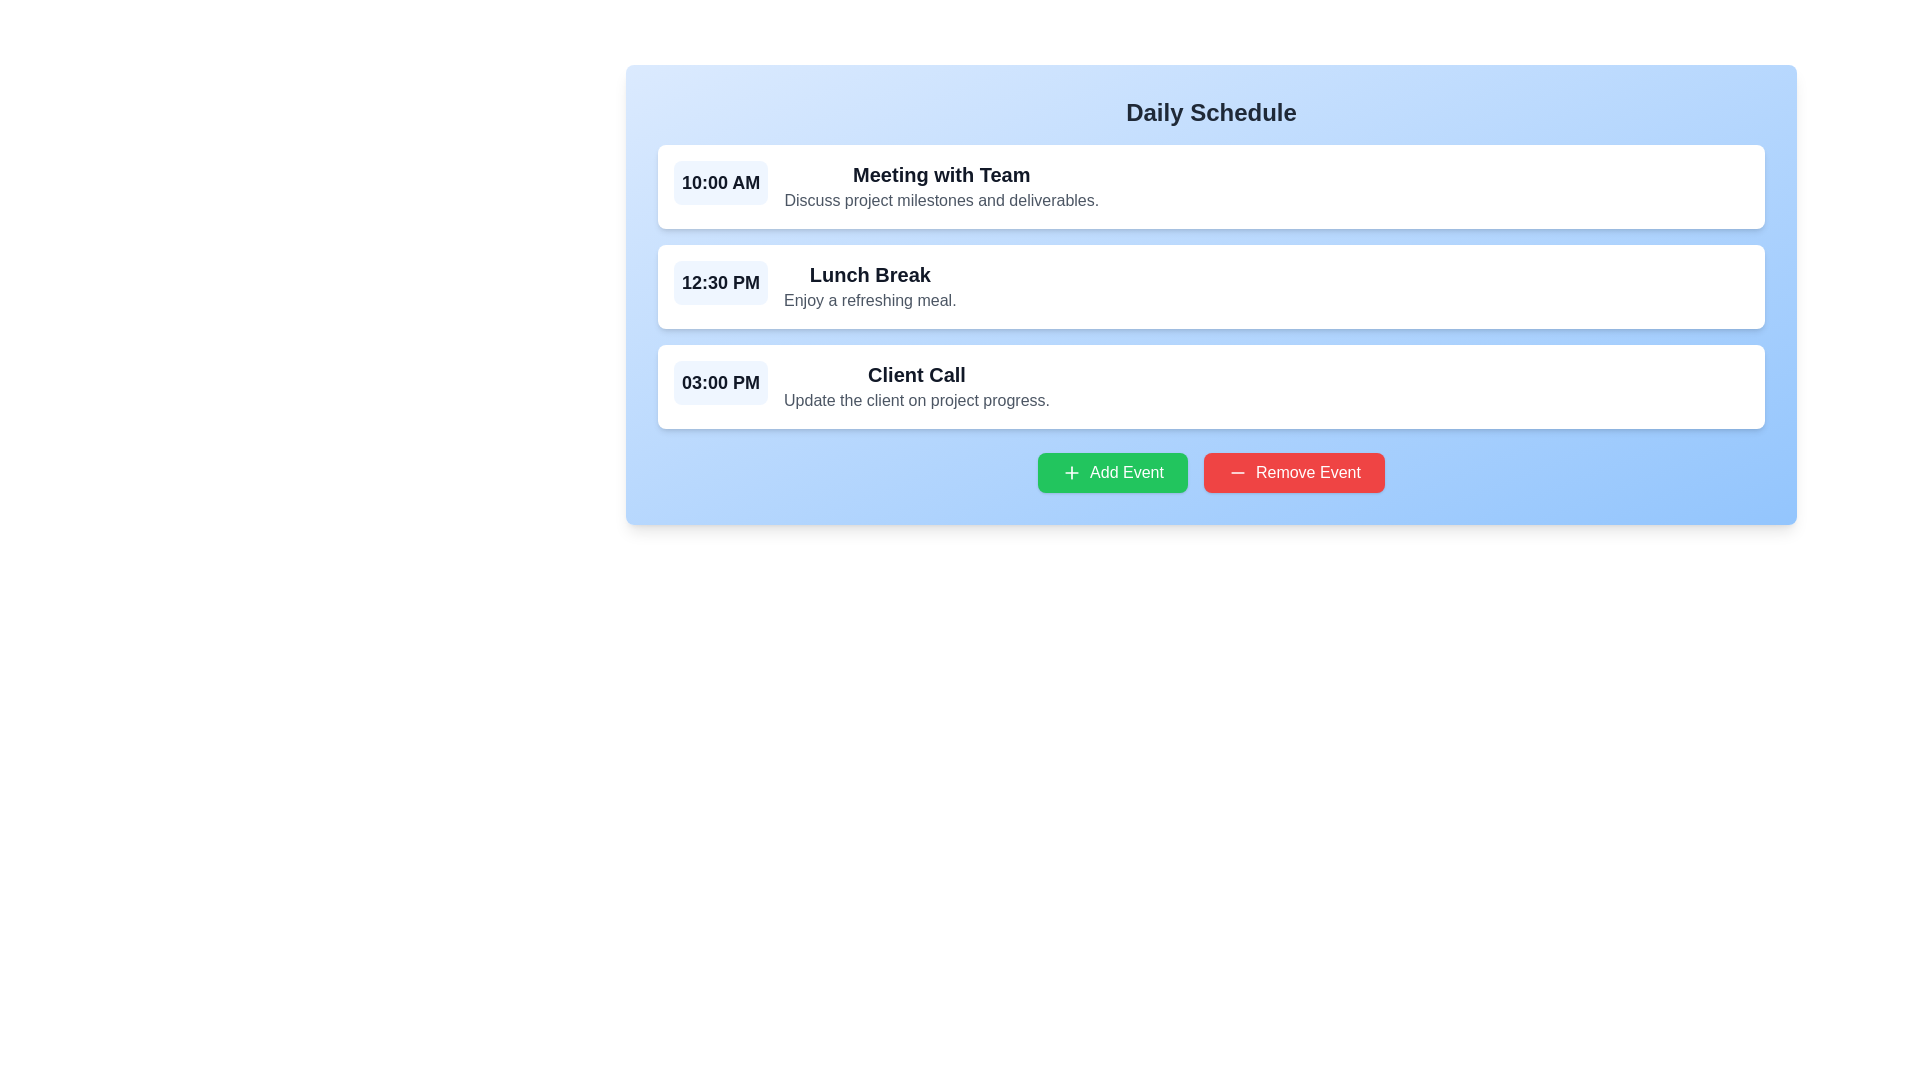 The width and height of the screenshot is (1920, 1080). Describe the element at coordinates (720, 382) in the screenshot. I see `the text label displaying '03:00 PM' in bold and large font, which is located on a light blue background within the 'Client Call' box, positioned as the leftmost element and the third box from the top in the schedule list` at that location.